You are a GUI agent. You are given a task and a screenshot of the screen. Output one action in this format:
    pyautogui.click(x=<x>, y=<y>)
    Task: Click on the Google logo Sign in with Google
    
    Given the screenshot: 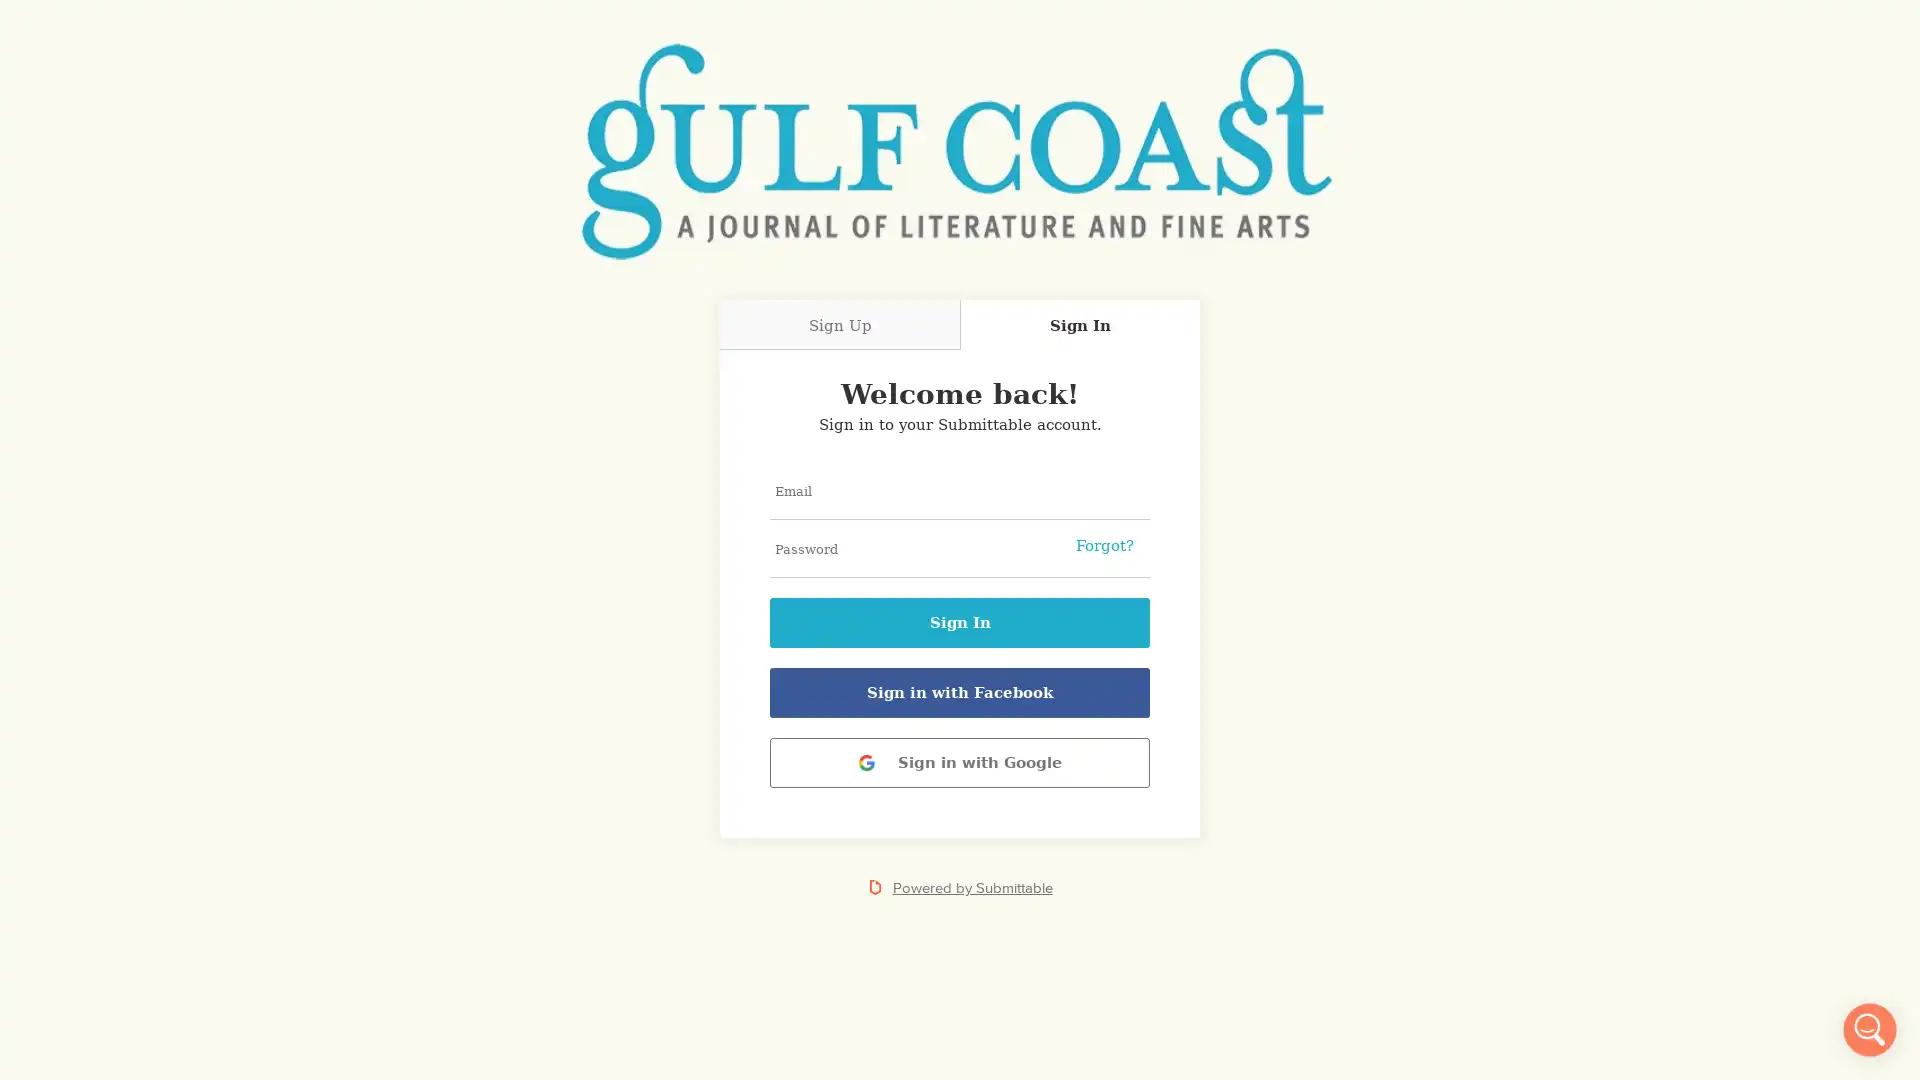 What is the action you would take?
    pyautogui.click(x=960, y=763)
    